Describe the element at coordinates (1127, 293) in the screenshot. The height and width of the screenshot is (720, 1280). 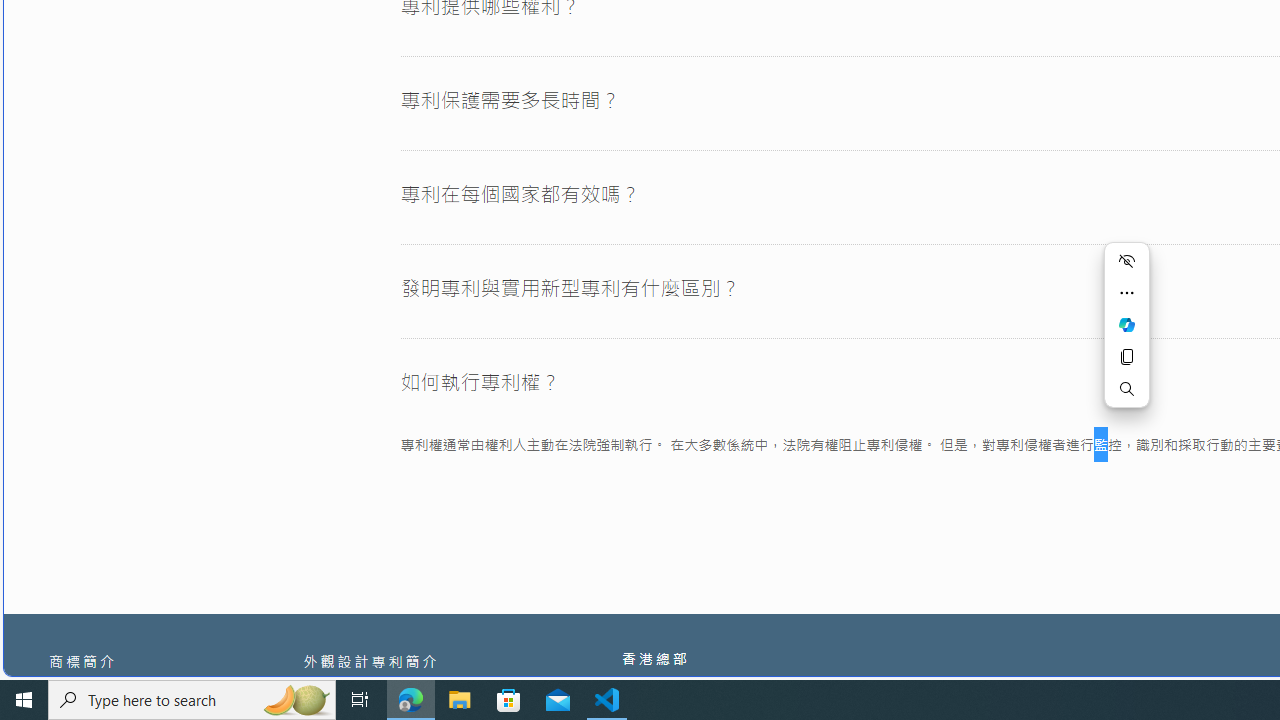
I see `'More actions'` at that location.